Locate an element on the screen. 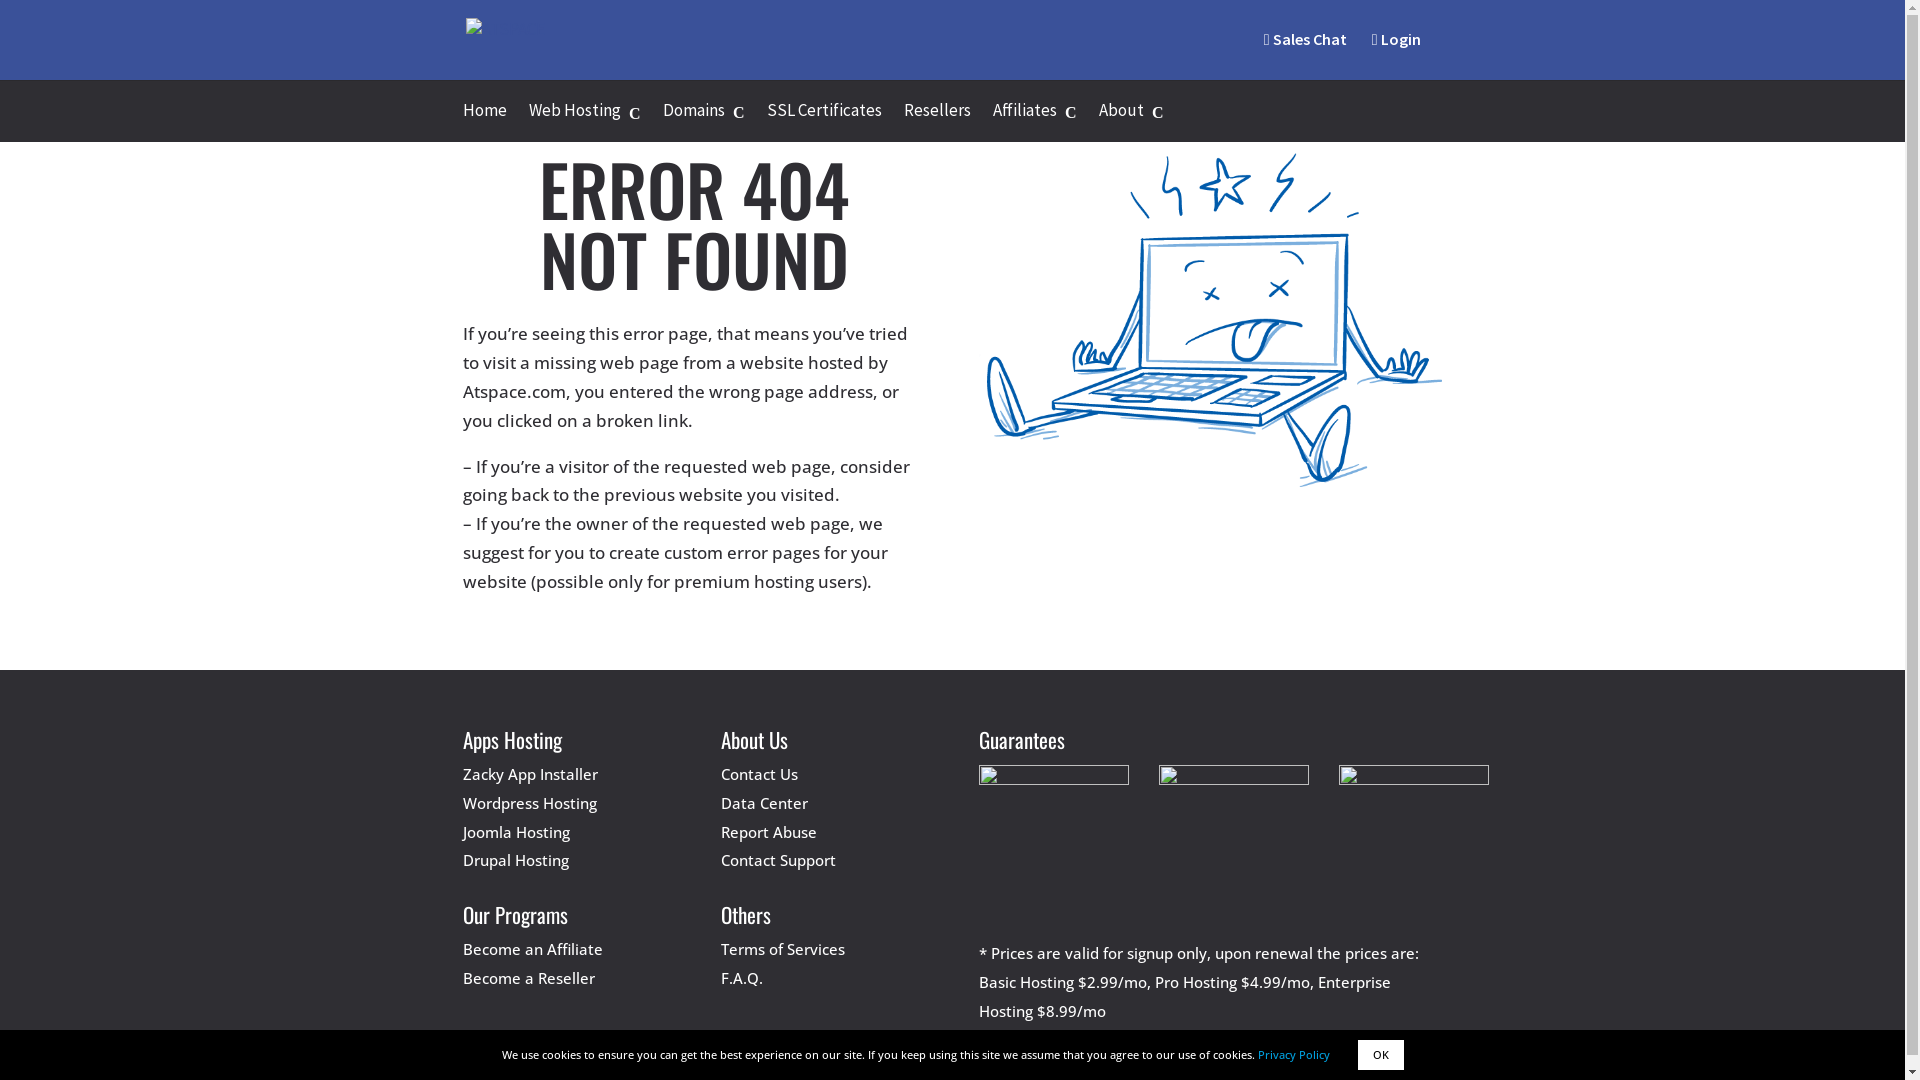 This screenshot has height=1080, width=1920. 'F.A.Q.' is located at coordinates (741, 977).